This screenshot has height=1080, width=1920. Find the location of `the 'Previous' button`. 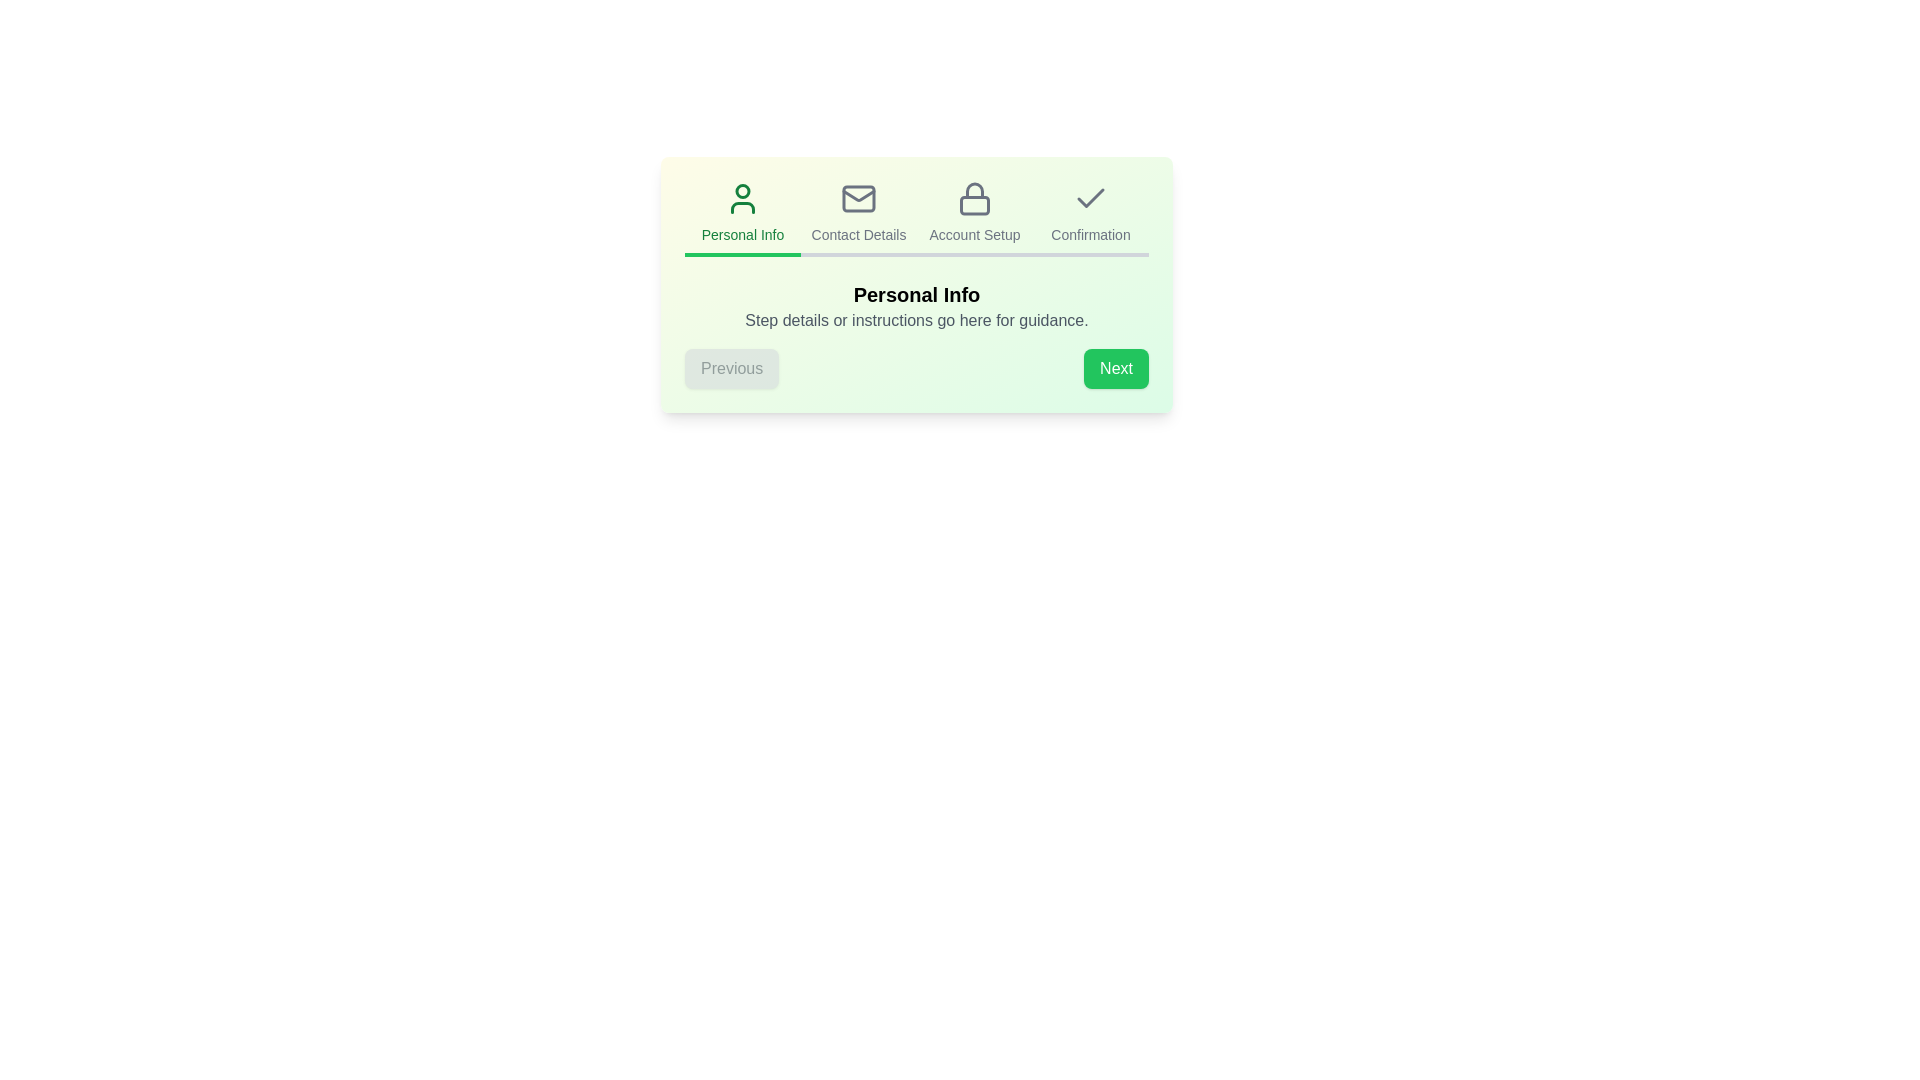

the 'Previous' button is located at coordinates (731, 369).